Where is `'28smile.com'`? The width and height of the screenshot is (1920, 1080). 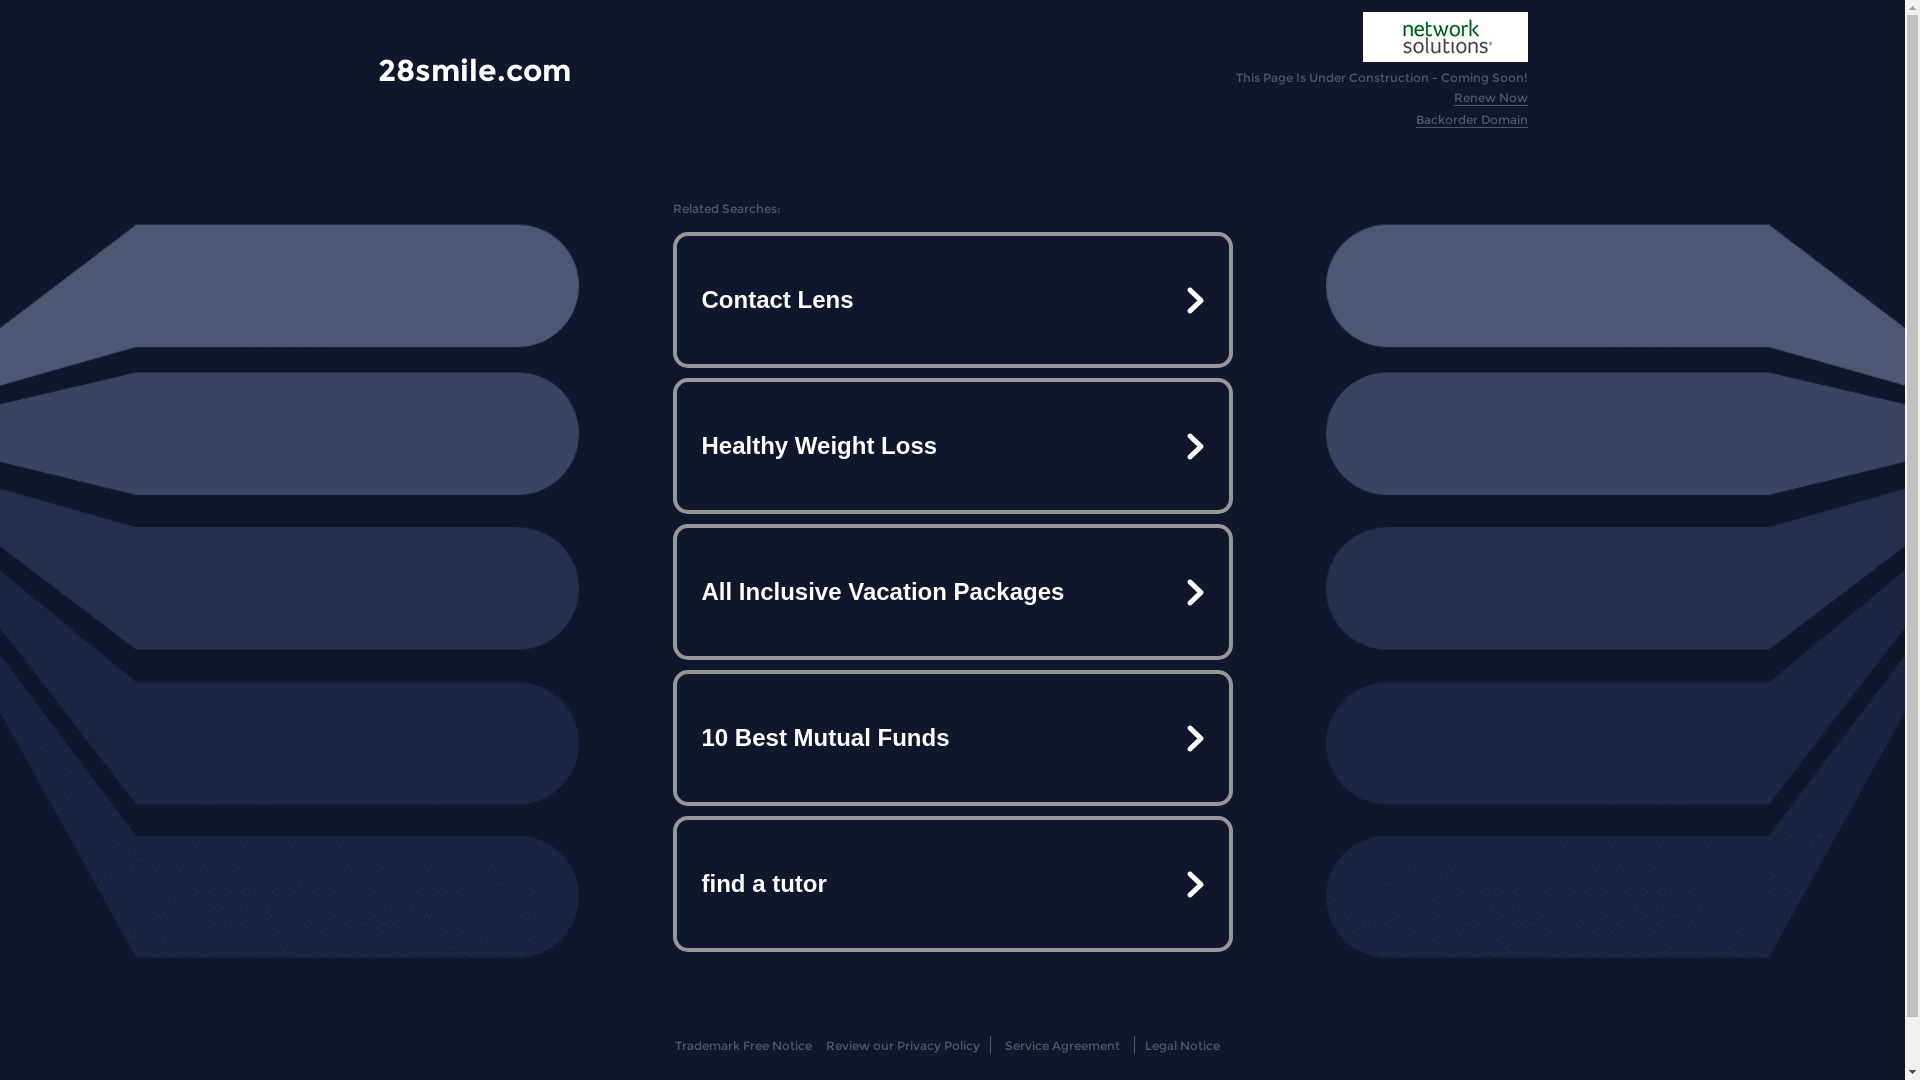 '28smile.com' is located at coordinates (473, 69).